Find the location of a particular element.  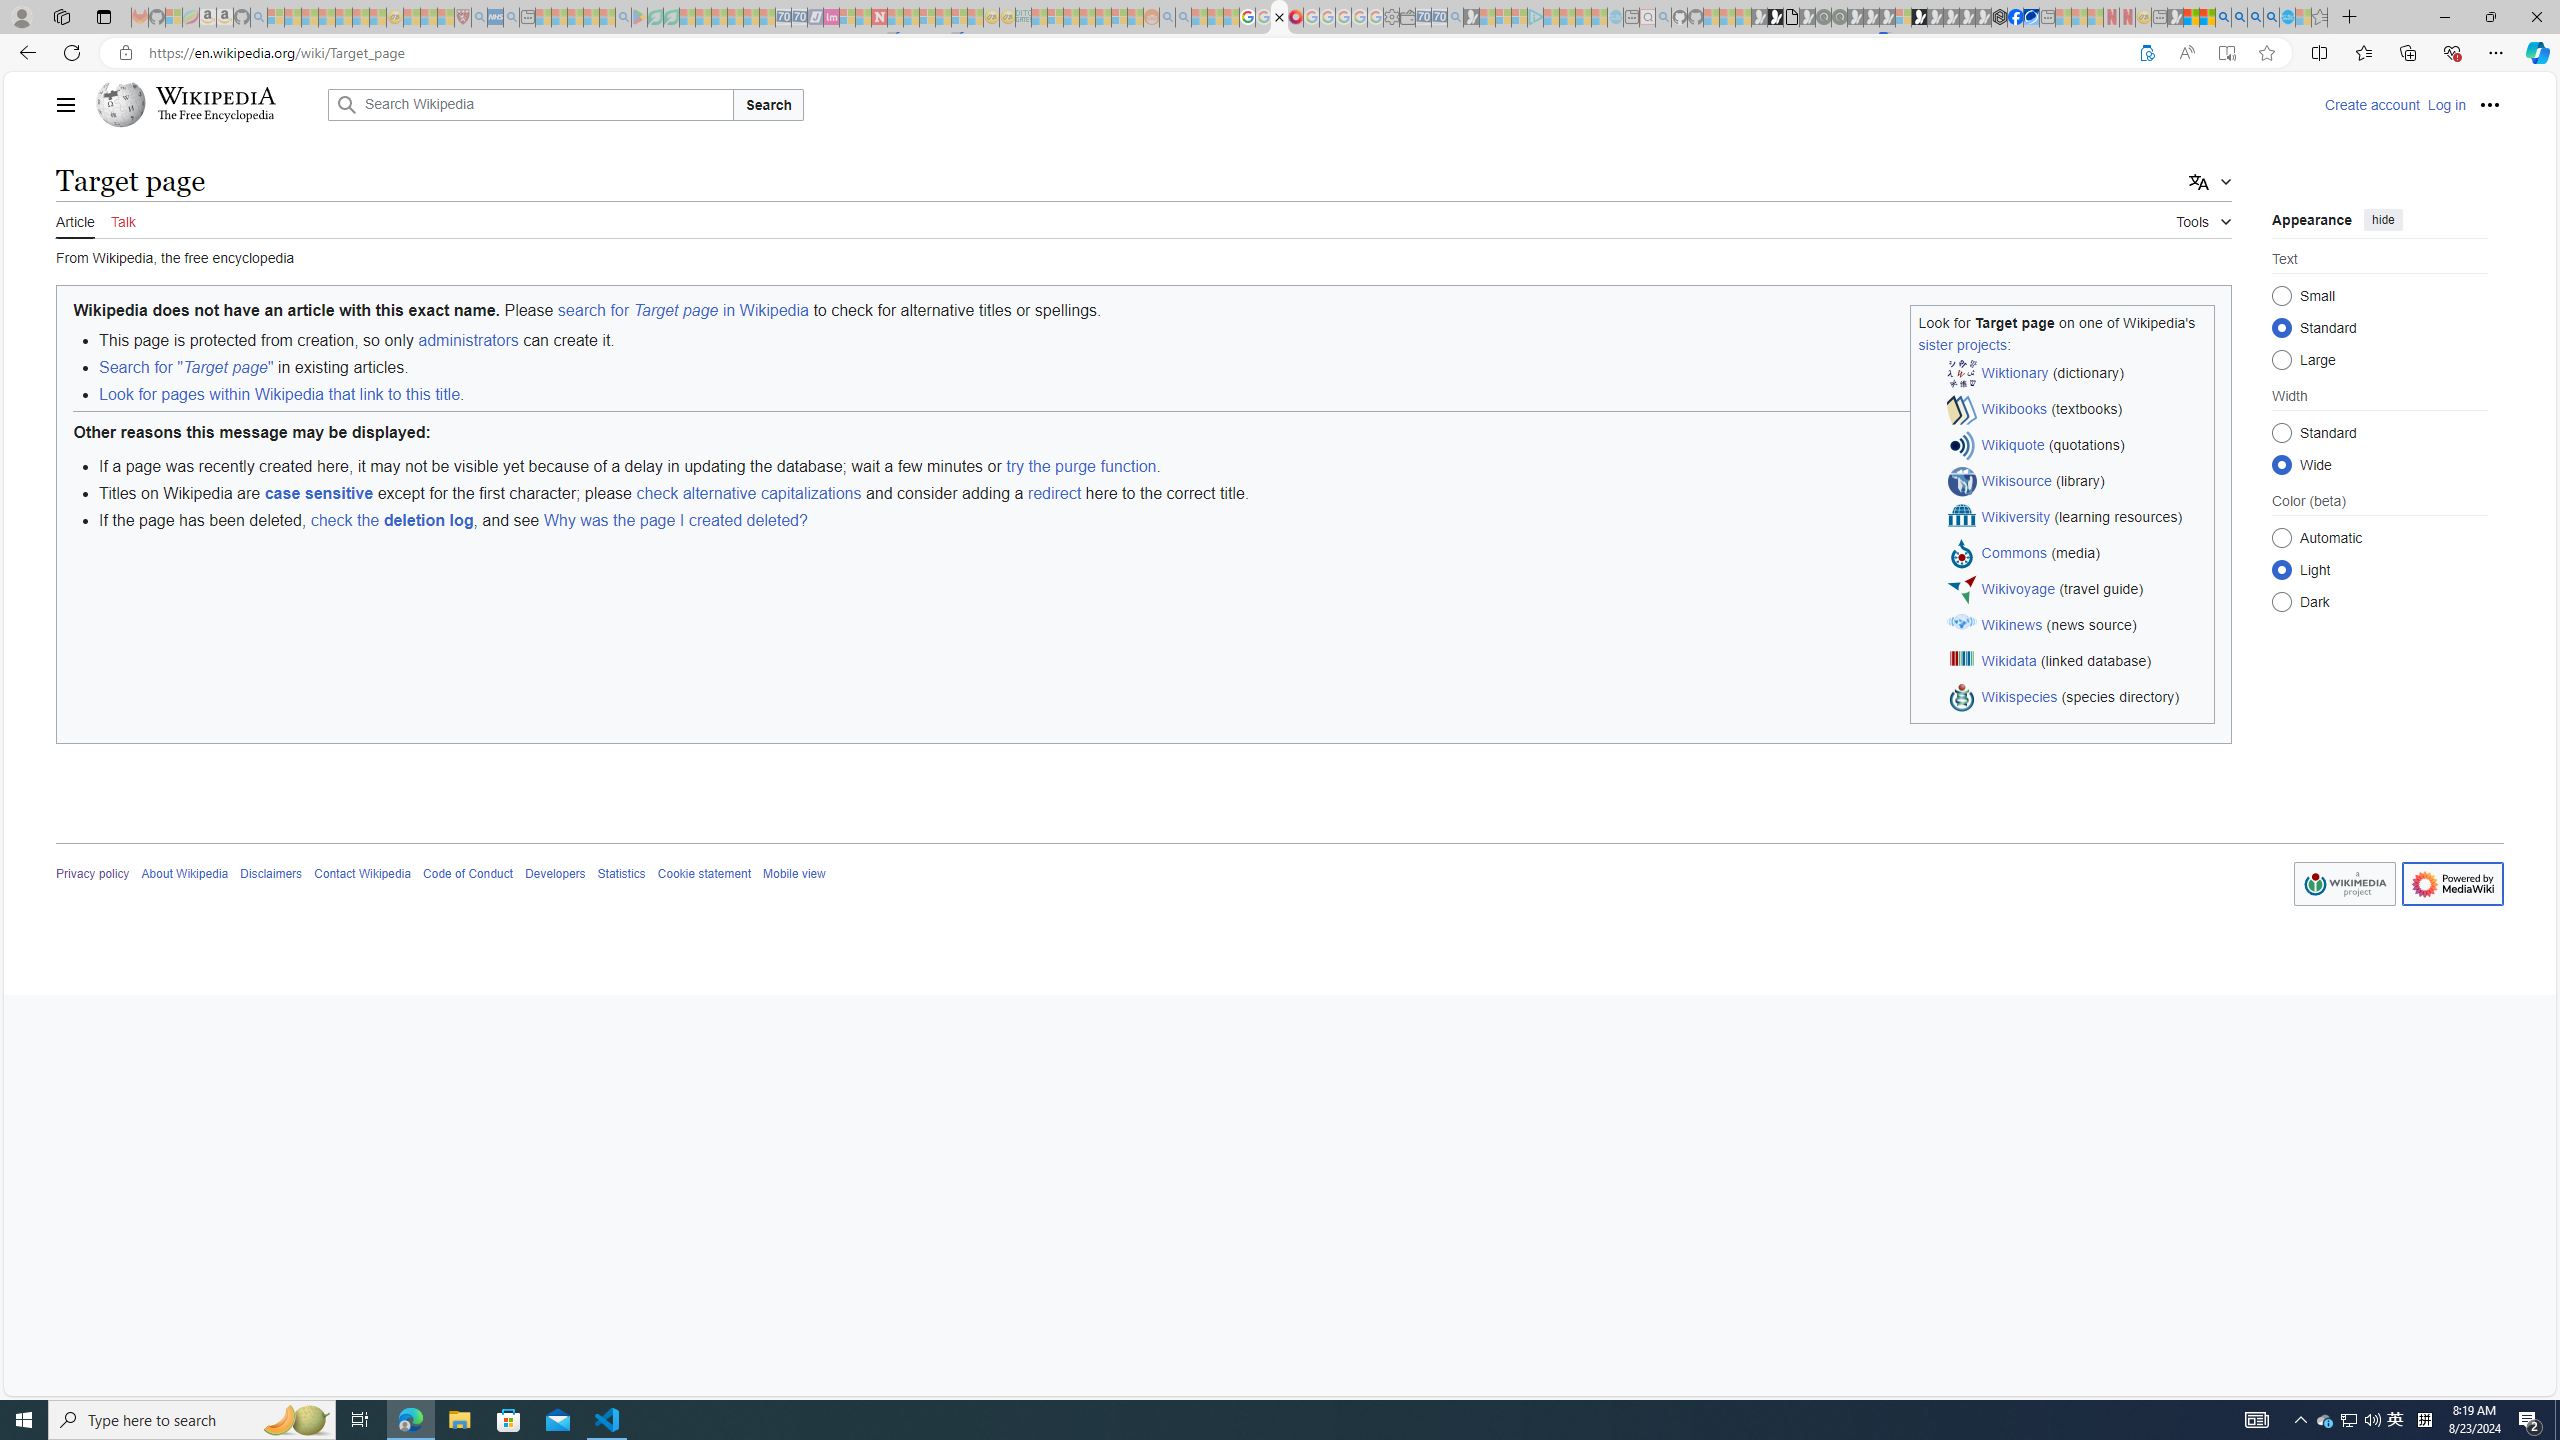

'Class: mw-list-item mw-list-item-js' is located at coordinates (2380, 568).